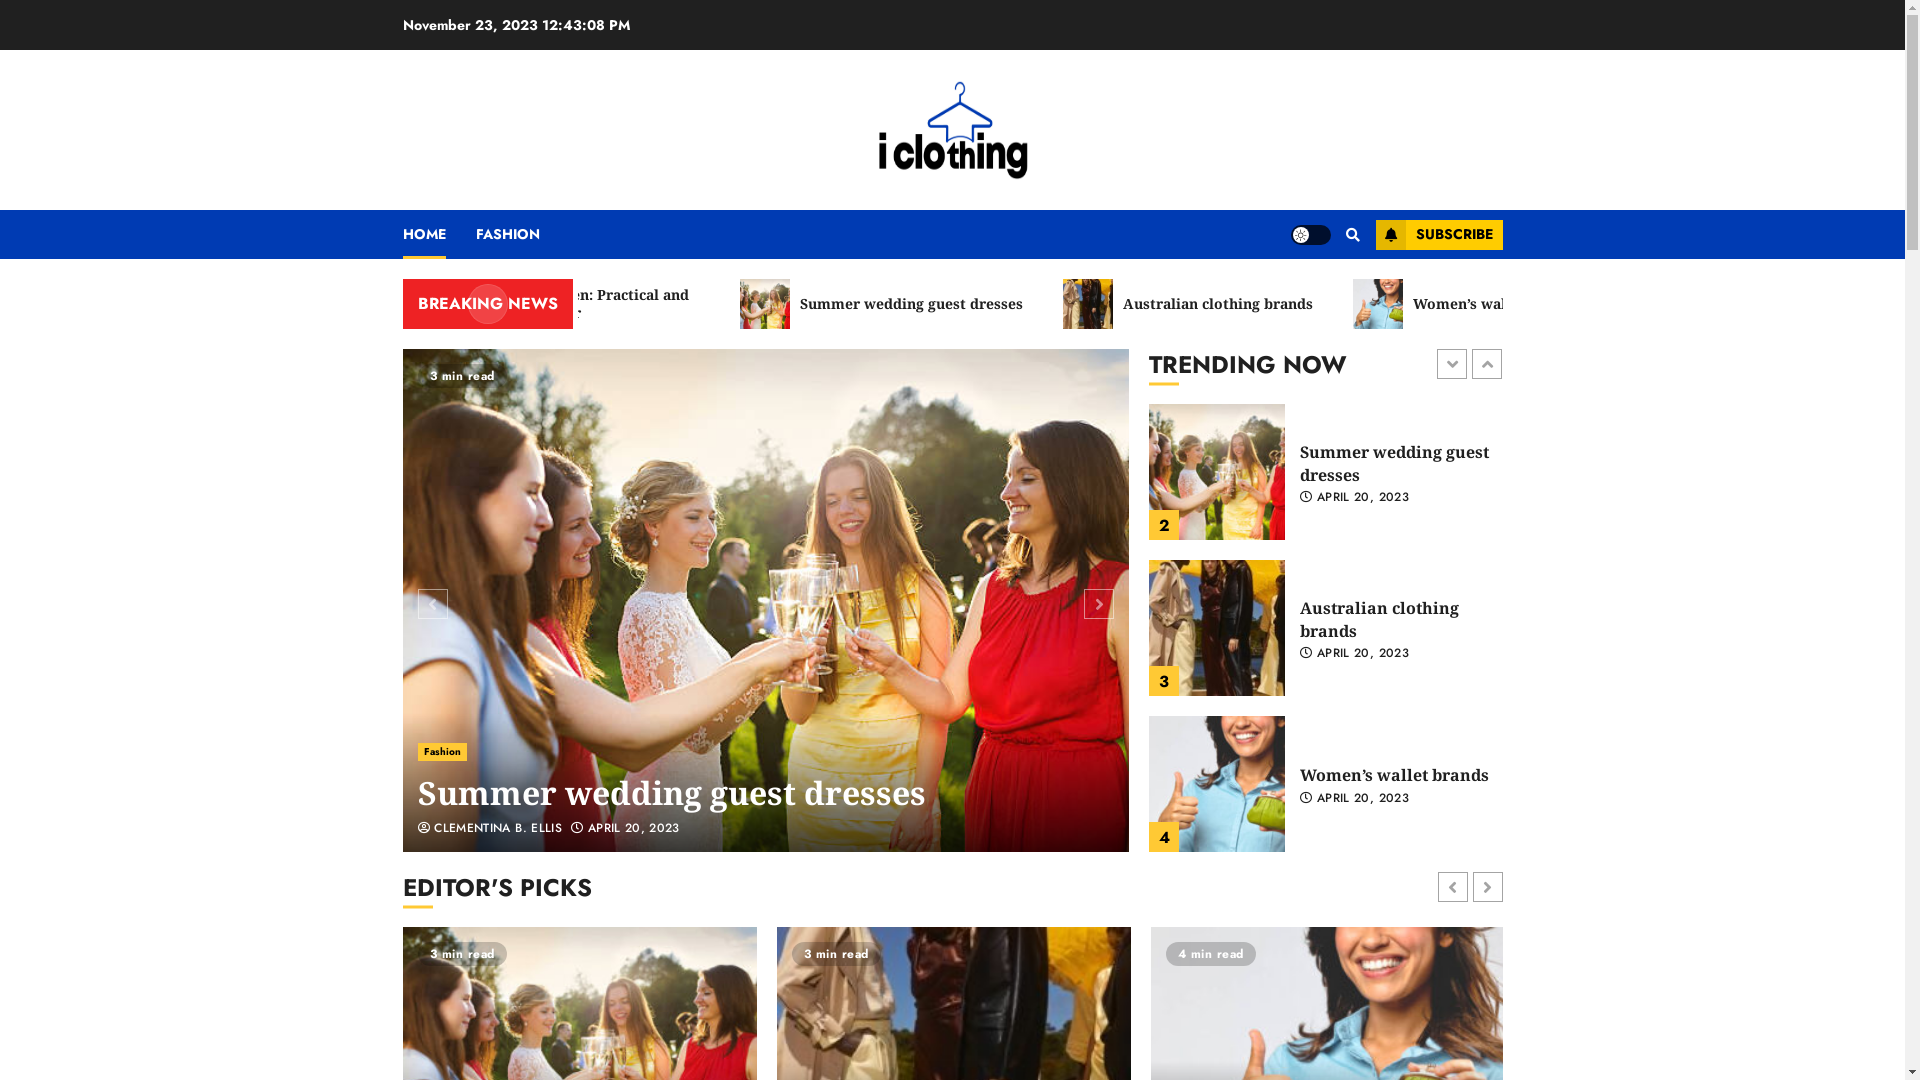  I want to click on 'Fashion', so click(441, 752).